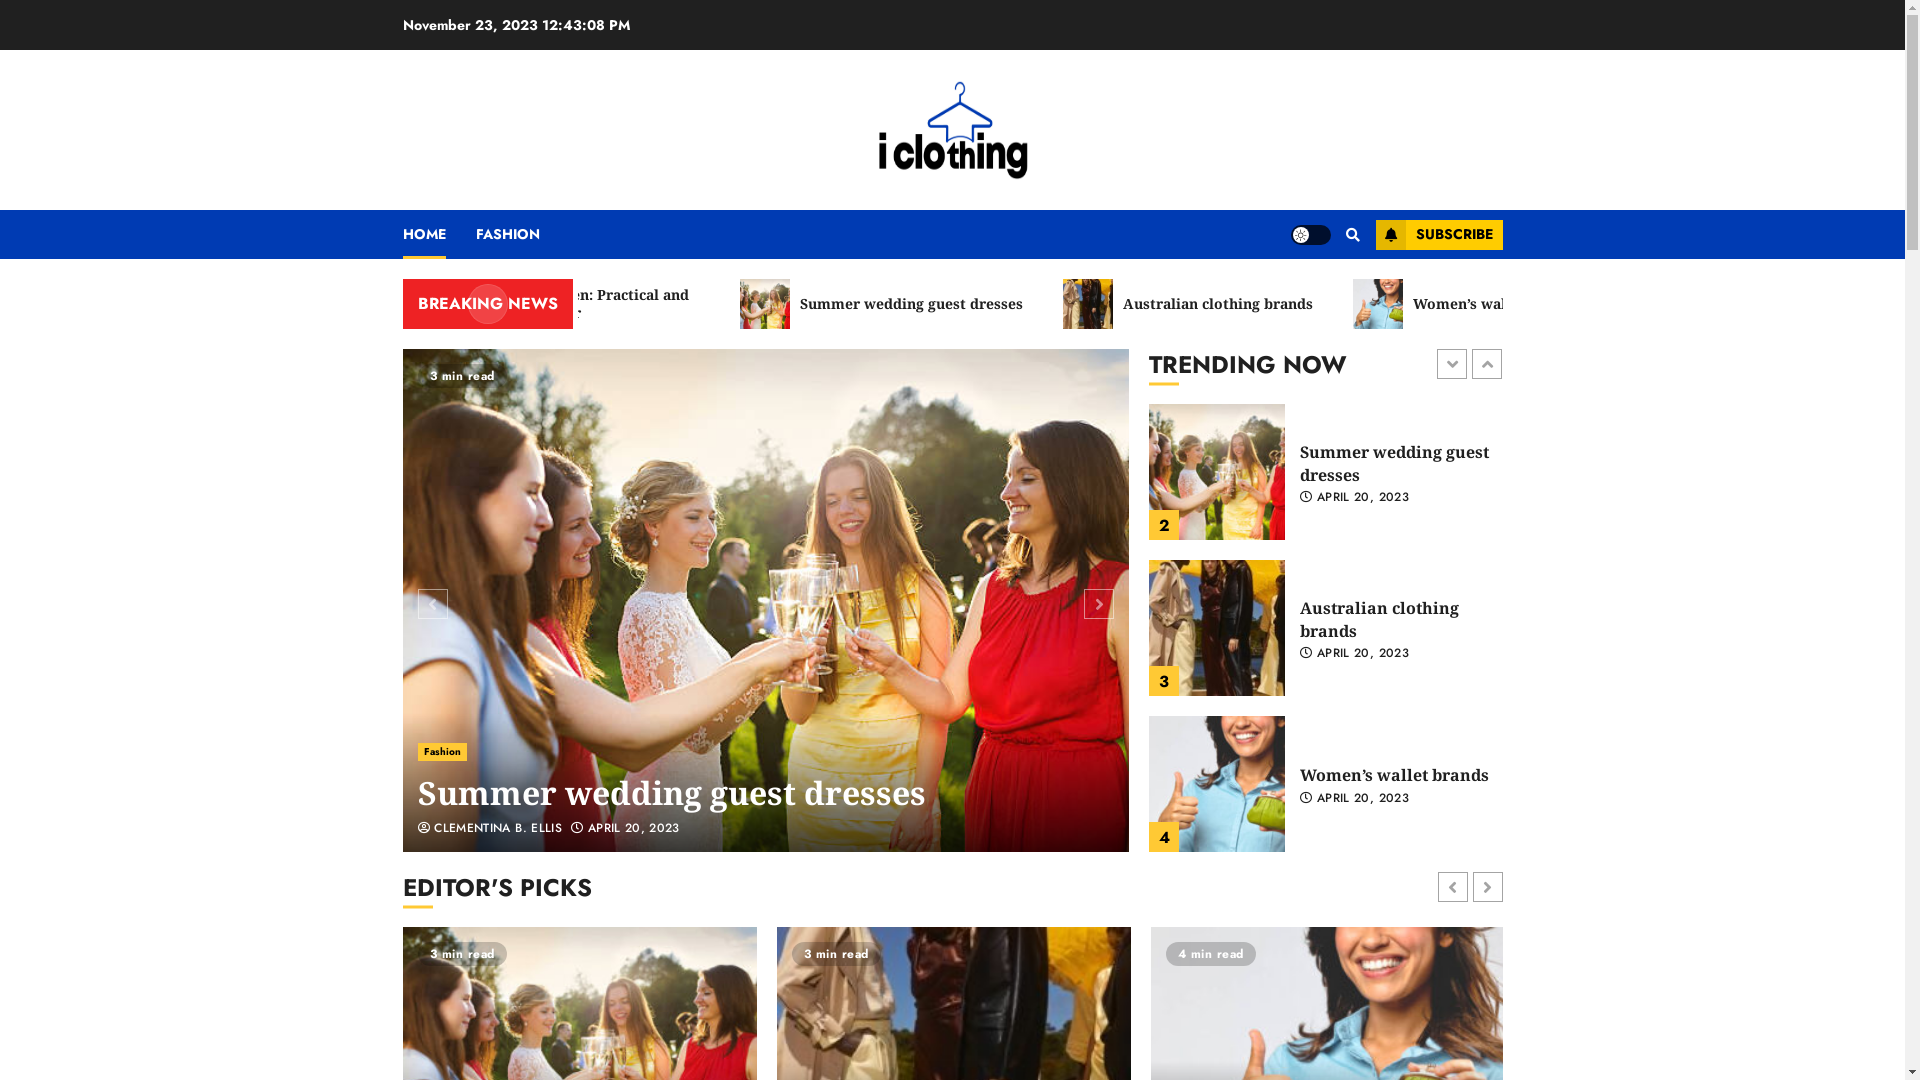  I want to click on 'Fashion', so click(441, 752).